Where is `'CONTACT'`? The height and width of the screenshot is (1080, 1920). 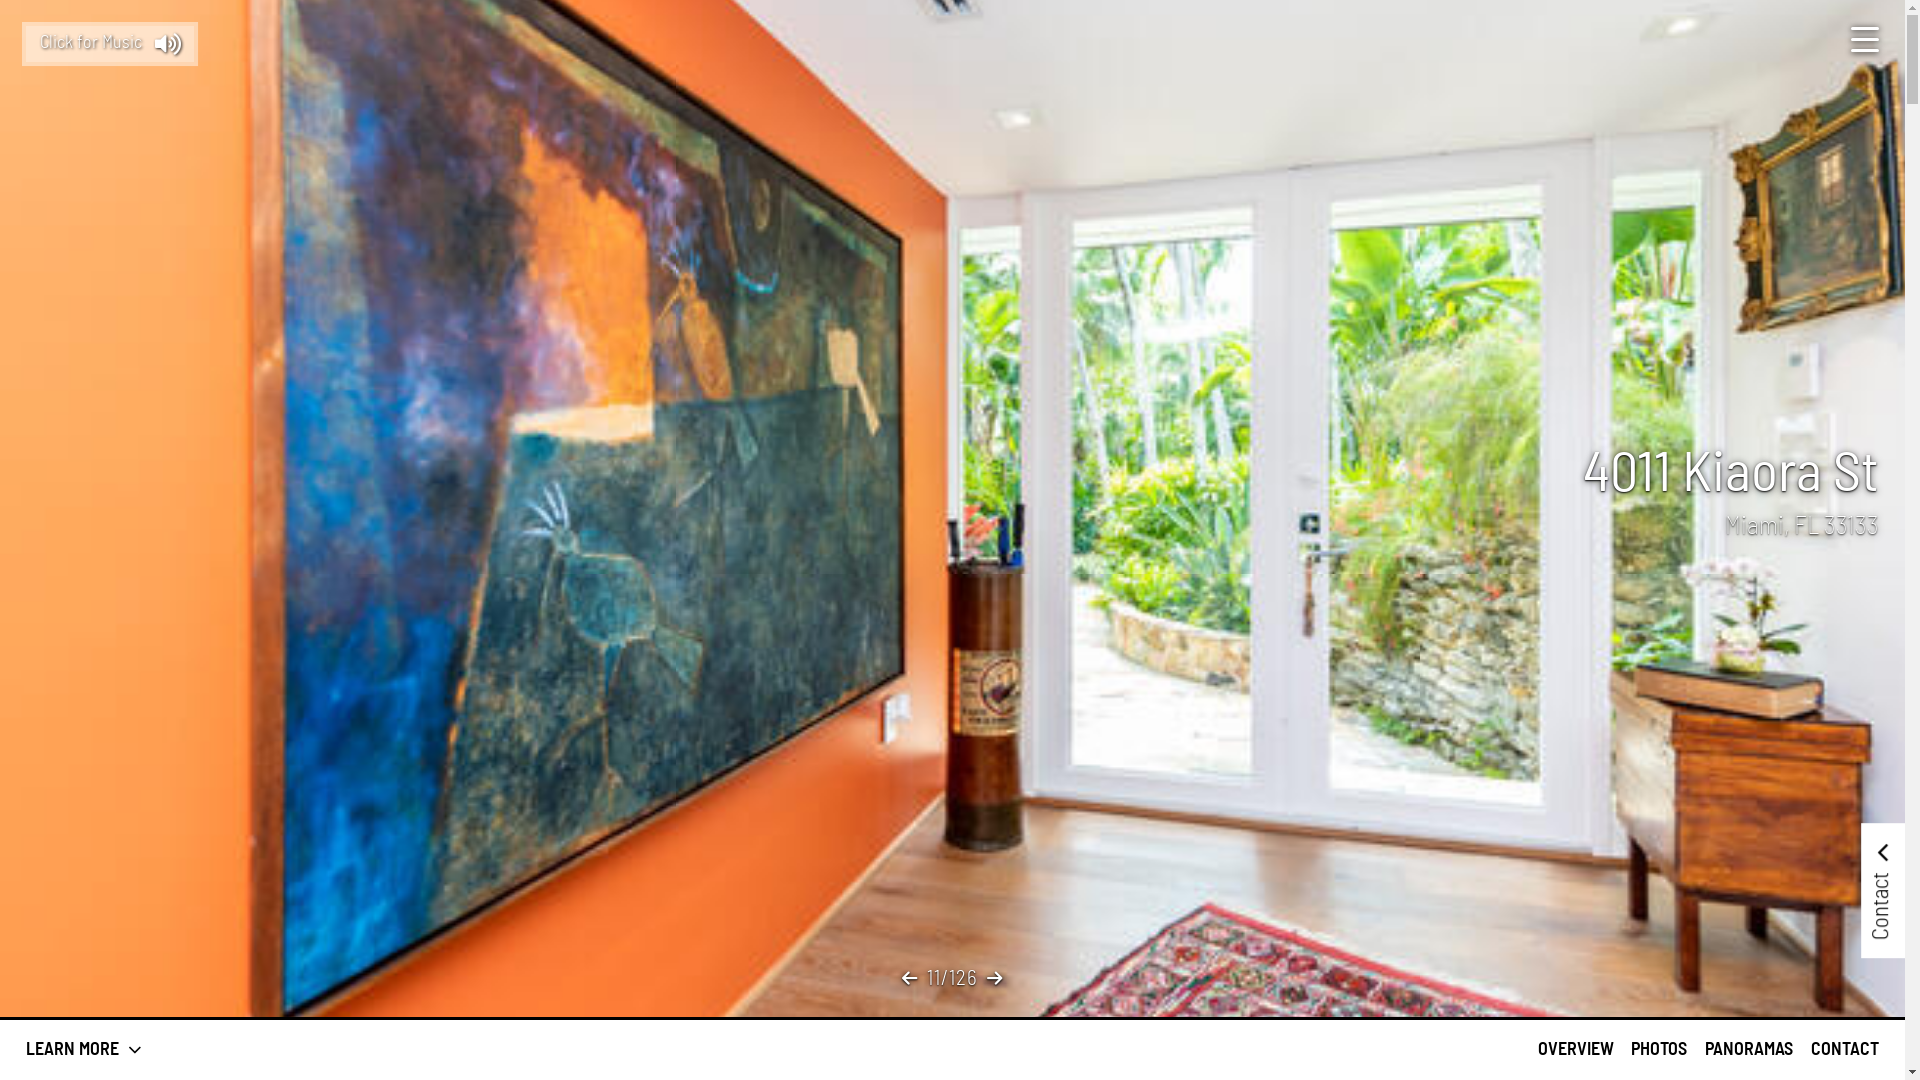
'CONTACT' is located at coordinates (1843, 1048).